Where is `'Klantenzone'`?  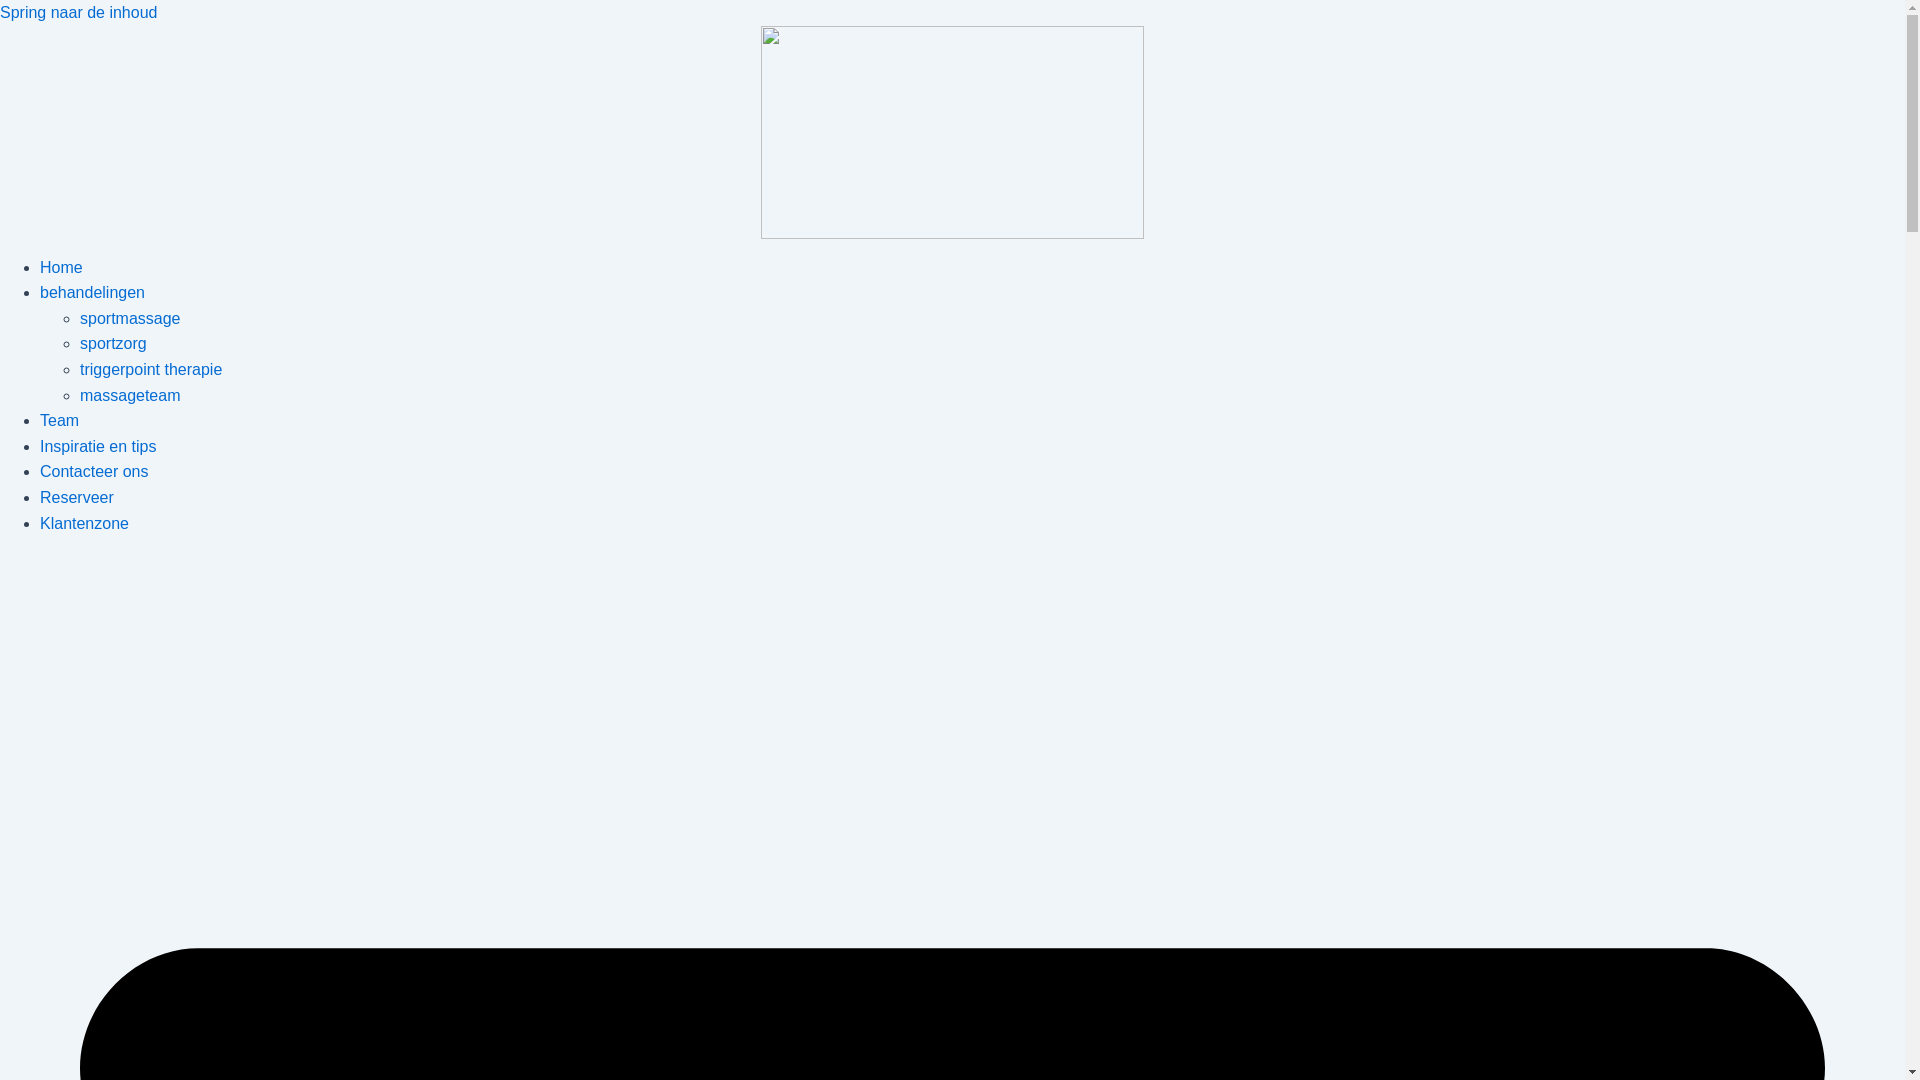
'Klantenzone' is located at coordinates (83, 522).